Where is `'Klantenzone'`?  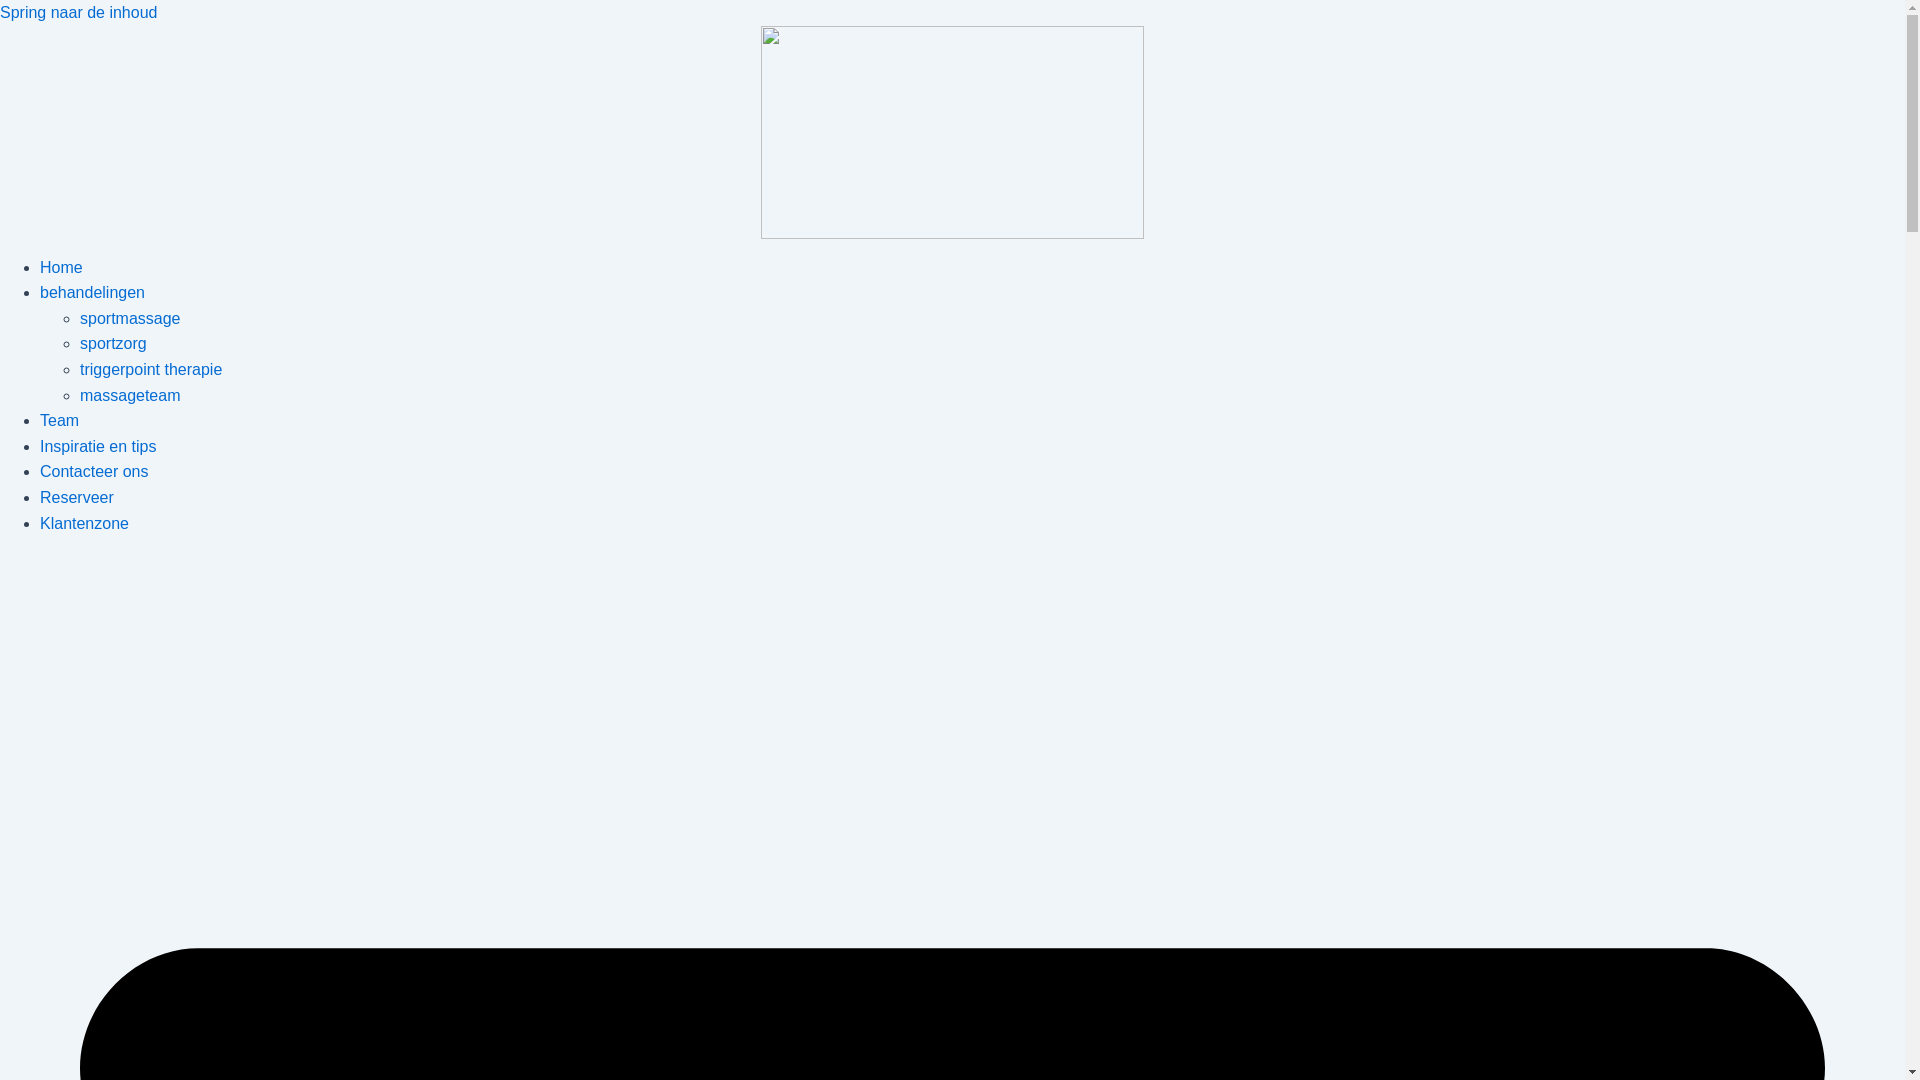
'Klantenzone' is located at coordinates (83, 522).